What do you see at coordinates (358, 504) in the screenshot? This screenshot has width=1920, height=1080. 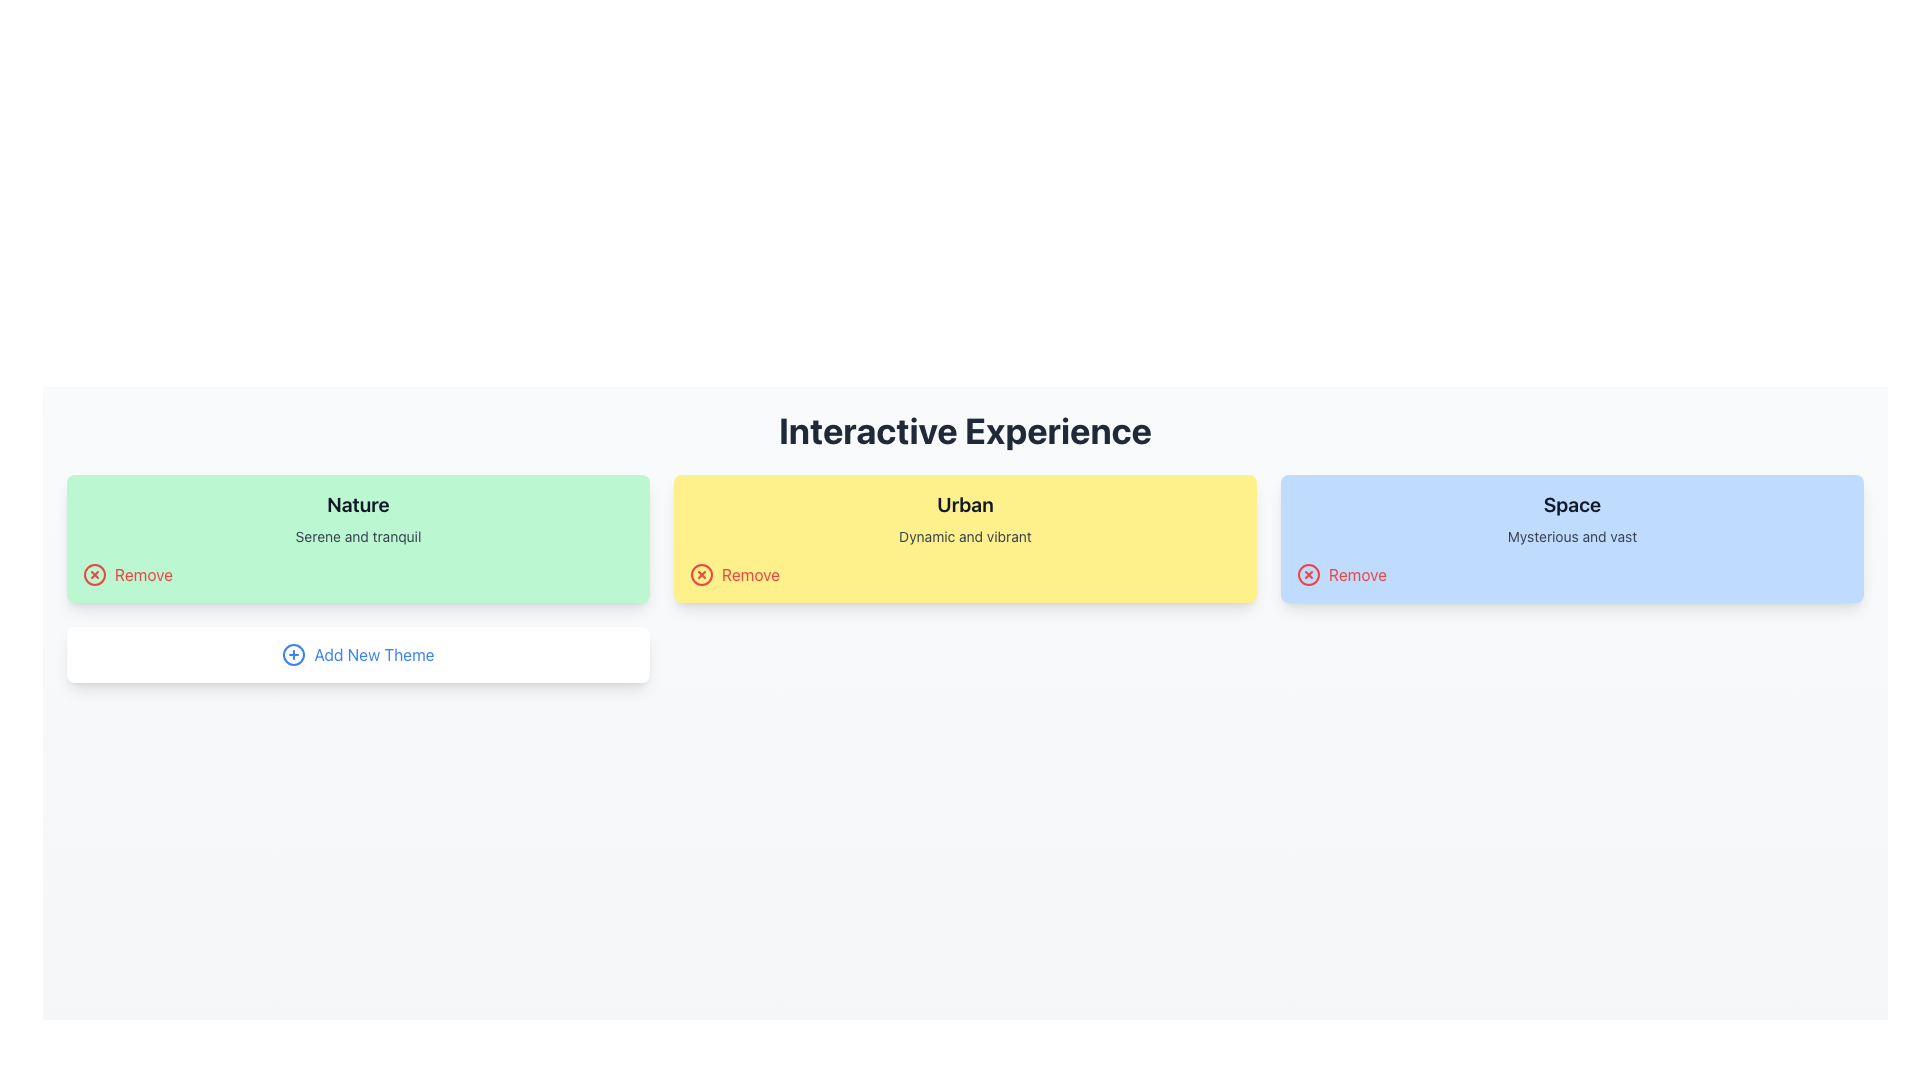 I see `the 'Nature' text label located at the top-center of the green card in the leftmost column, which serves as a title or header for the card` at bounding box center [358, 504].